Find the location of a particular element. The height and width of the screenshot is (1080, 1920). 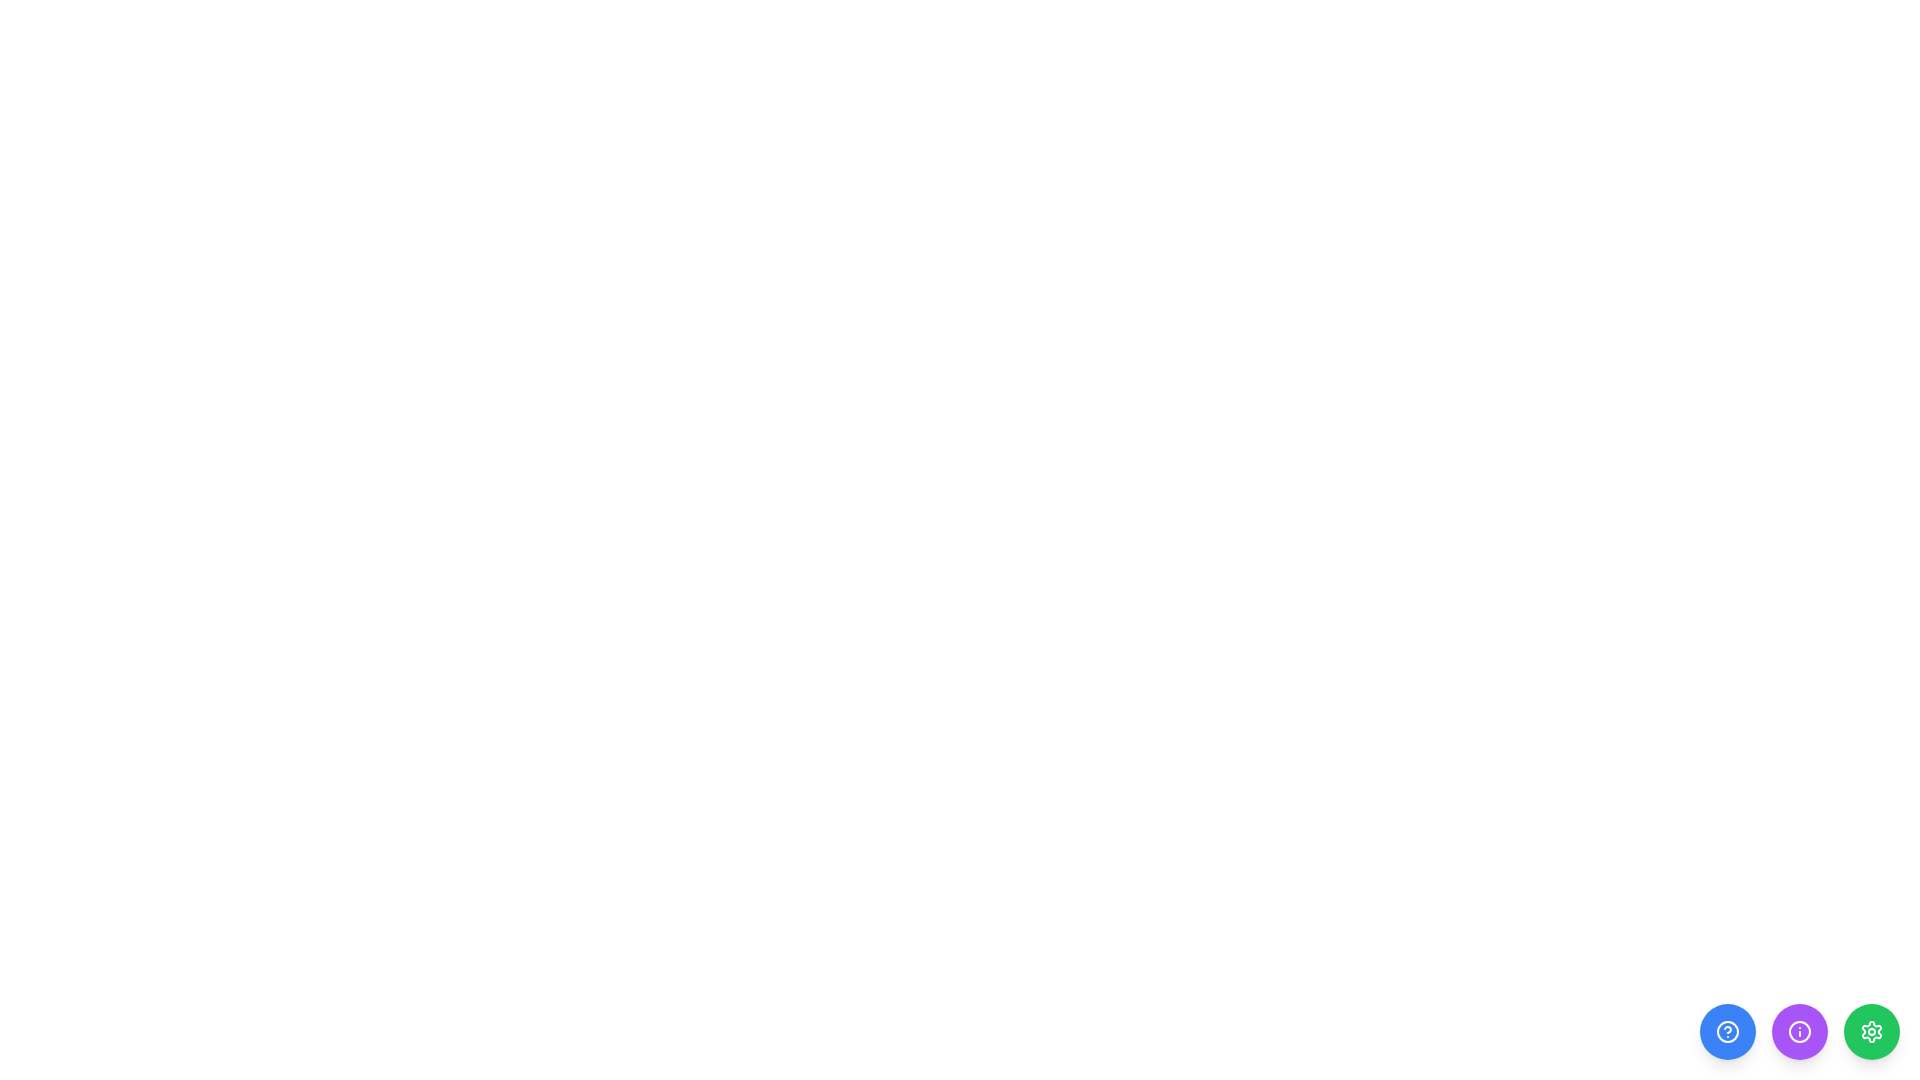

the settings icon located at the bottom-right section of the interface is located at coordinates (1871, 1032).